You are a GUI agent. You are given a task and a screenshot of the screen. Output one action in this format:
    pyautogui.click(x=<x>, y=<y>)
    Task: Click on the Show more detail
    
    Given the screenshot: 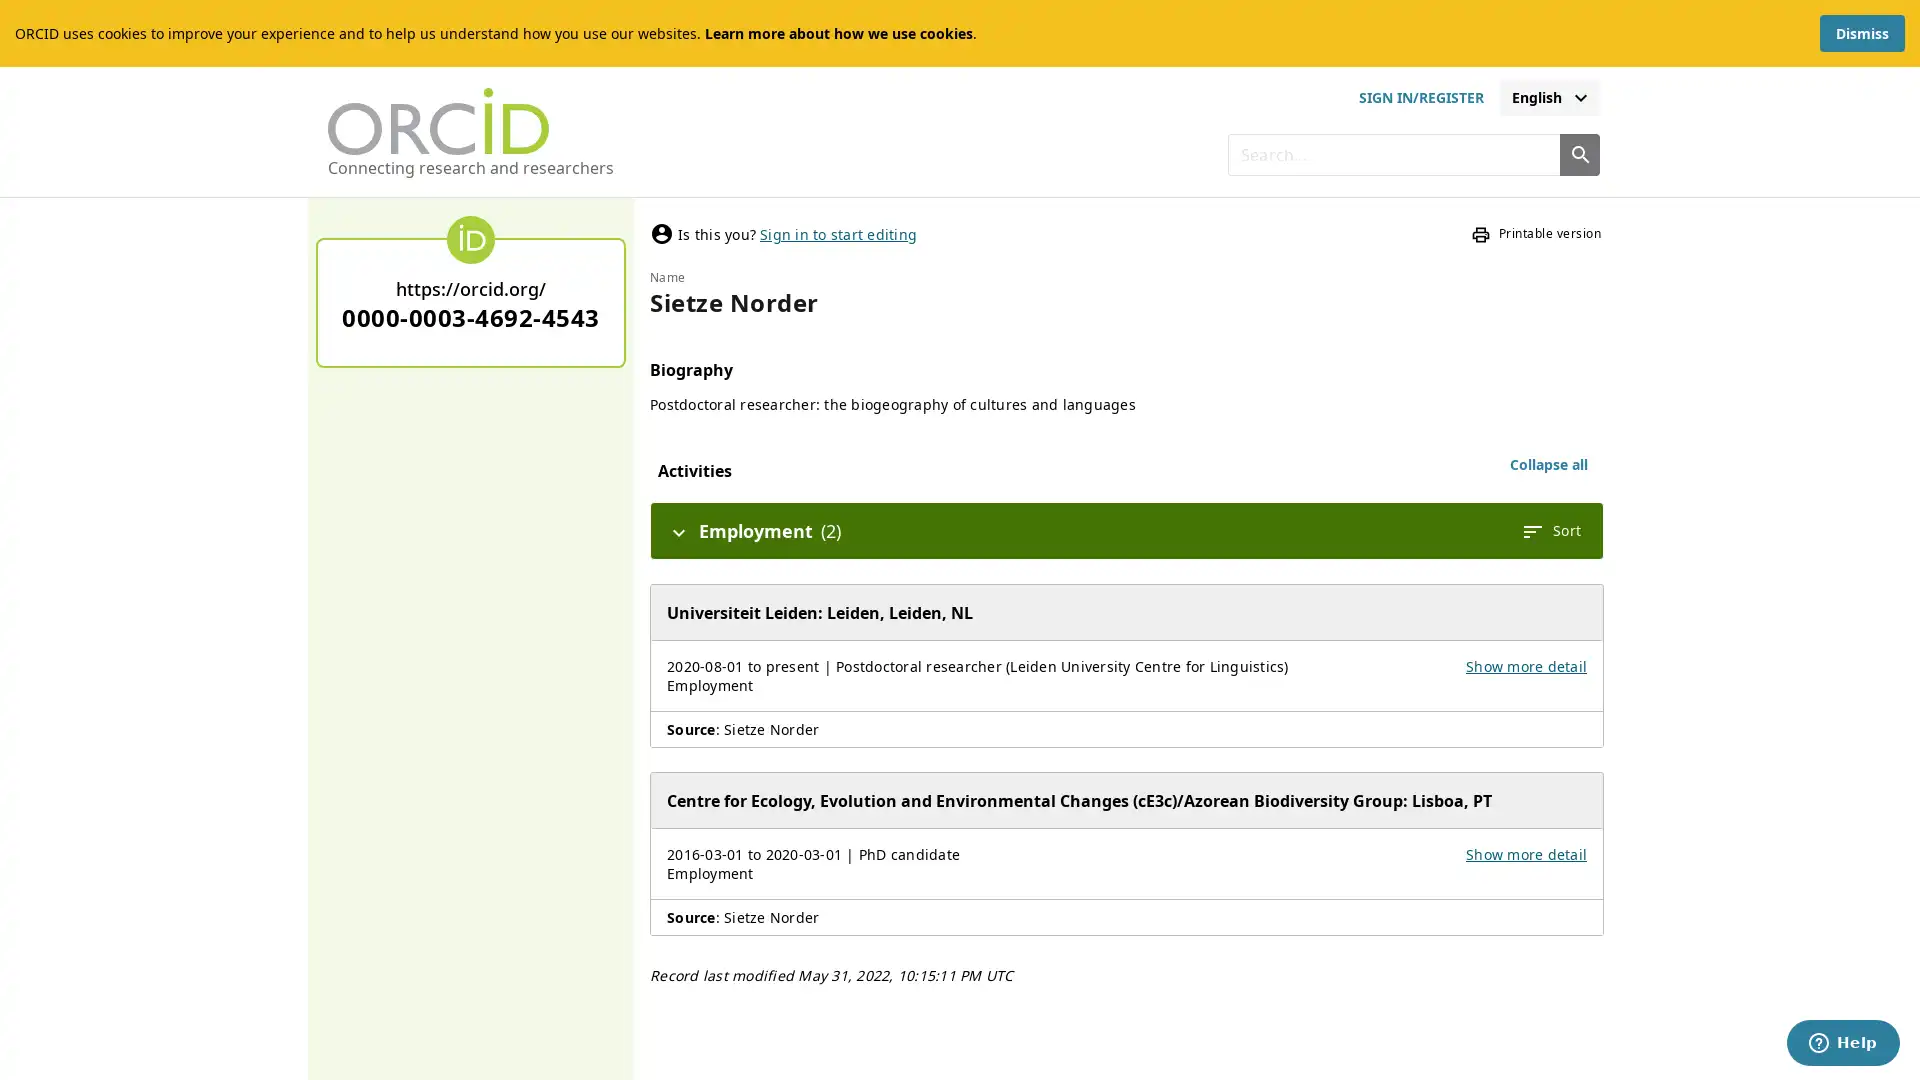 What is the action you would take?
    pyautogui.click(x=1525, y=854)
    